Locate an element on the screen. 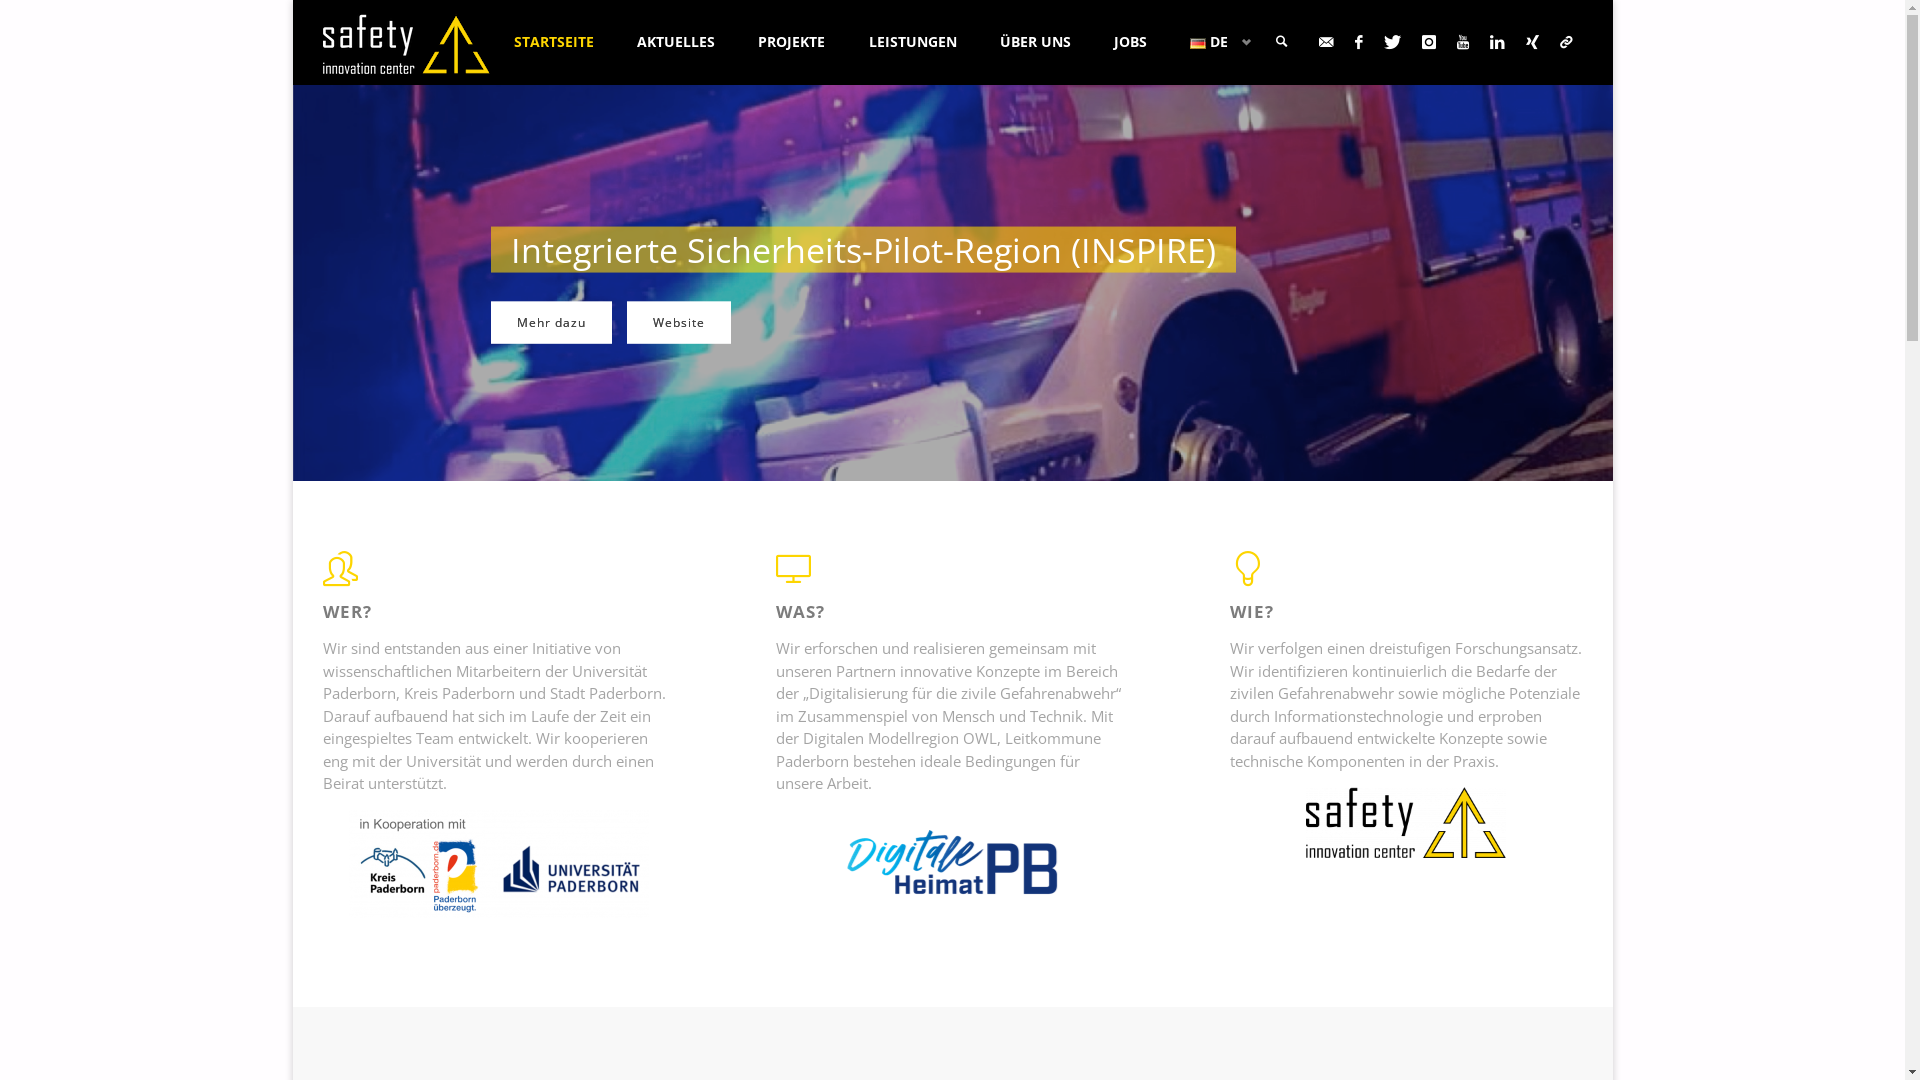  'Facebook' is located at coordinates (1358, 42).